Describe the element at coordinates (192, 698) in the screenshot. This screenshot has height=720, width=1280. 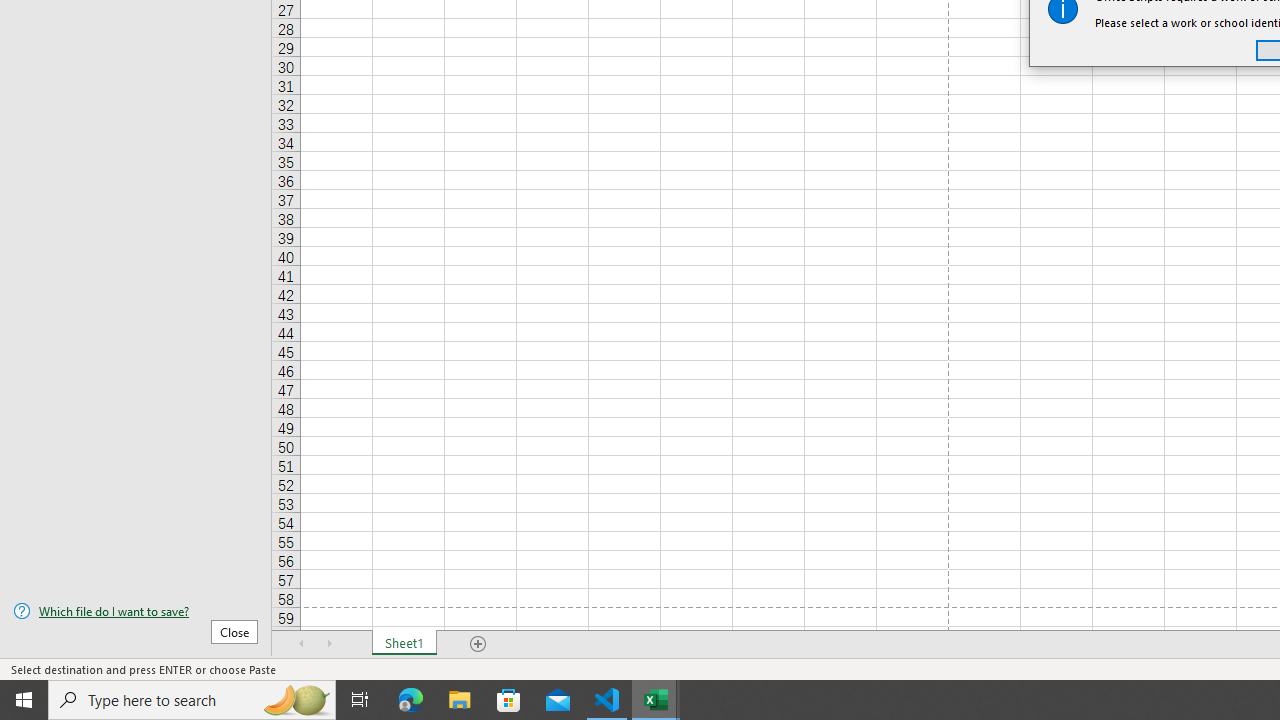
I see `'Type here to search'` at that location.